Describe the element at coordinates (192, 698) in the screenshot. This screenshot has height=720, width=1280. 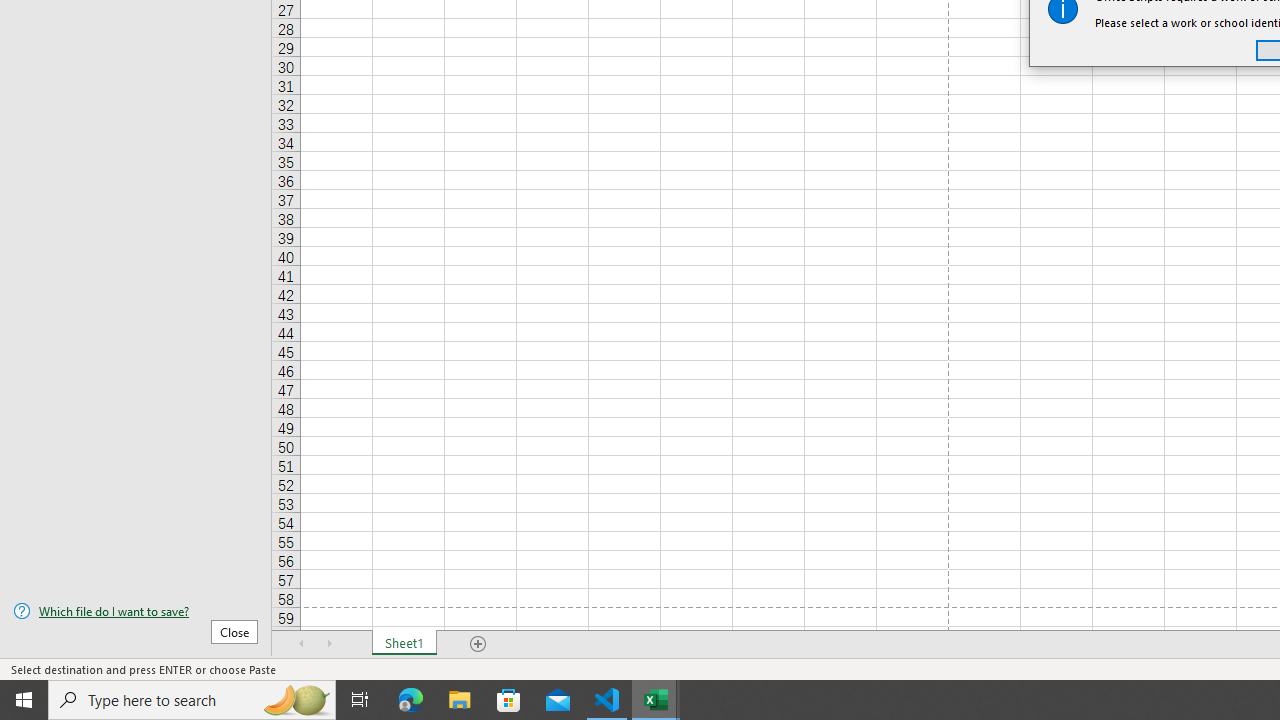
I see `'Type here to search'` at that location.